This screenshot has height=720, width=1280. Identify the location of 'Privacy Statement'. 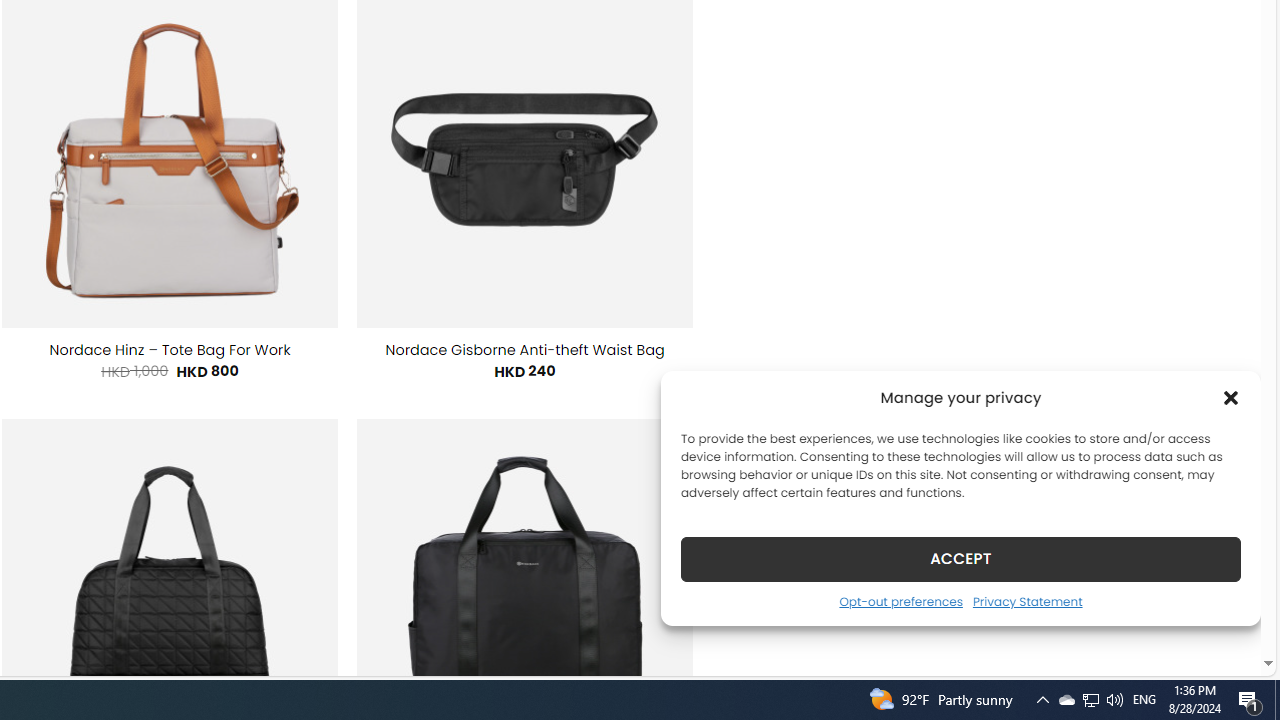
(1027, 600).